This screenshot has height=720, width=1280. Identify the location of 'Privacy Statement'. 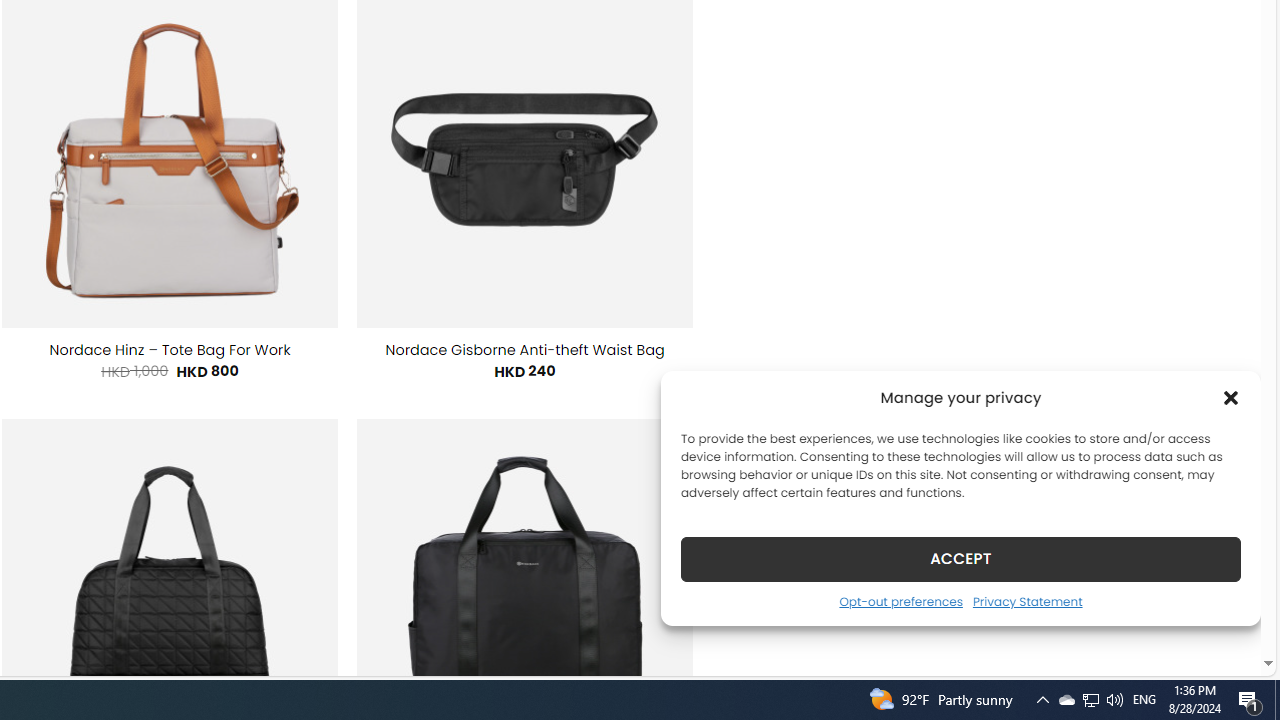
(1027, 600).